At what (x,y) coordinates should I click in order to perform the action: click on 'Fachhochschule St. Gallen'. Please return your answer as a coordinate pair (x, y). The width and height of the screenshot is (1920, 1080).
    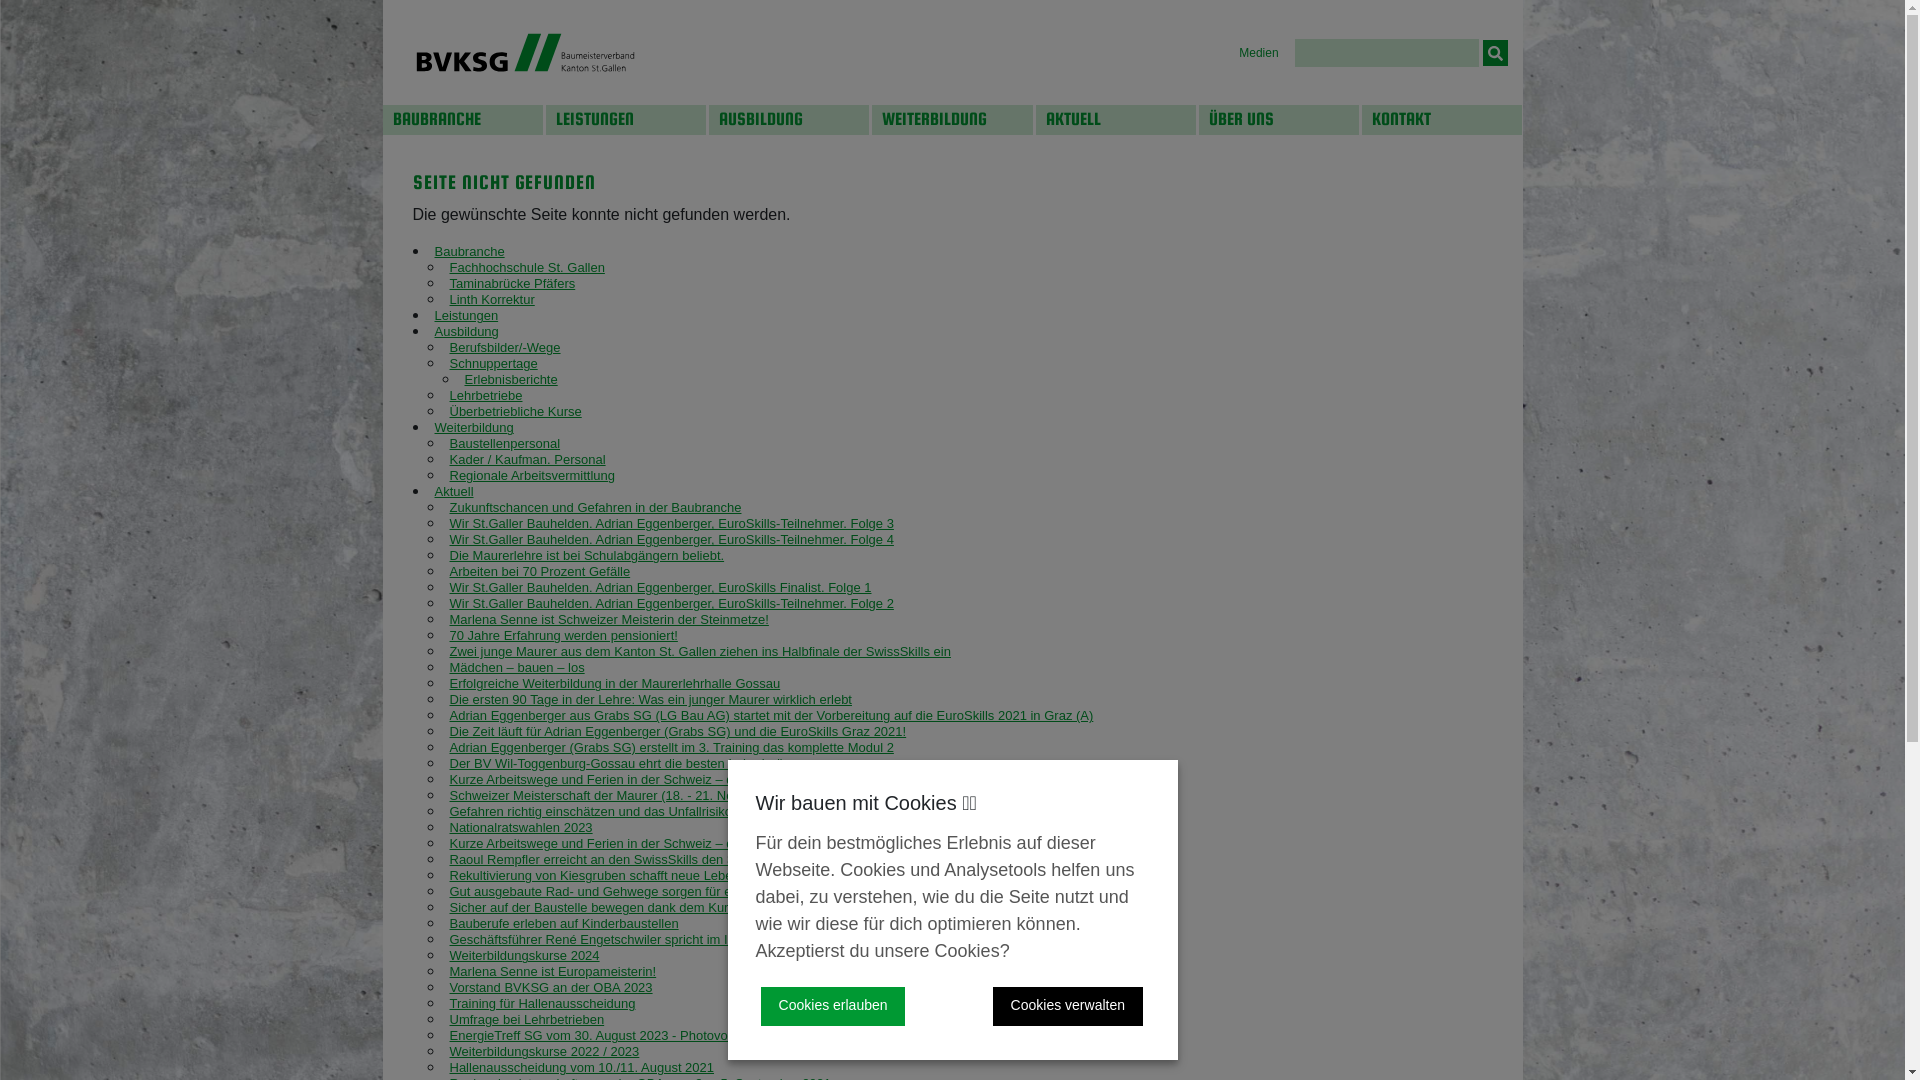
    Looking at the image, I should click on (527, 266).